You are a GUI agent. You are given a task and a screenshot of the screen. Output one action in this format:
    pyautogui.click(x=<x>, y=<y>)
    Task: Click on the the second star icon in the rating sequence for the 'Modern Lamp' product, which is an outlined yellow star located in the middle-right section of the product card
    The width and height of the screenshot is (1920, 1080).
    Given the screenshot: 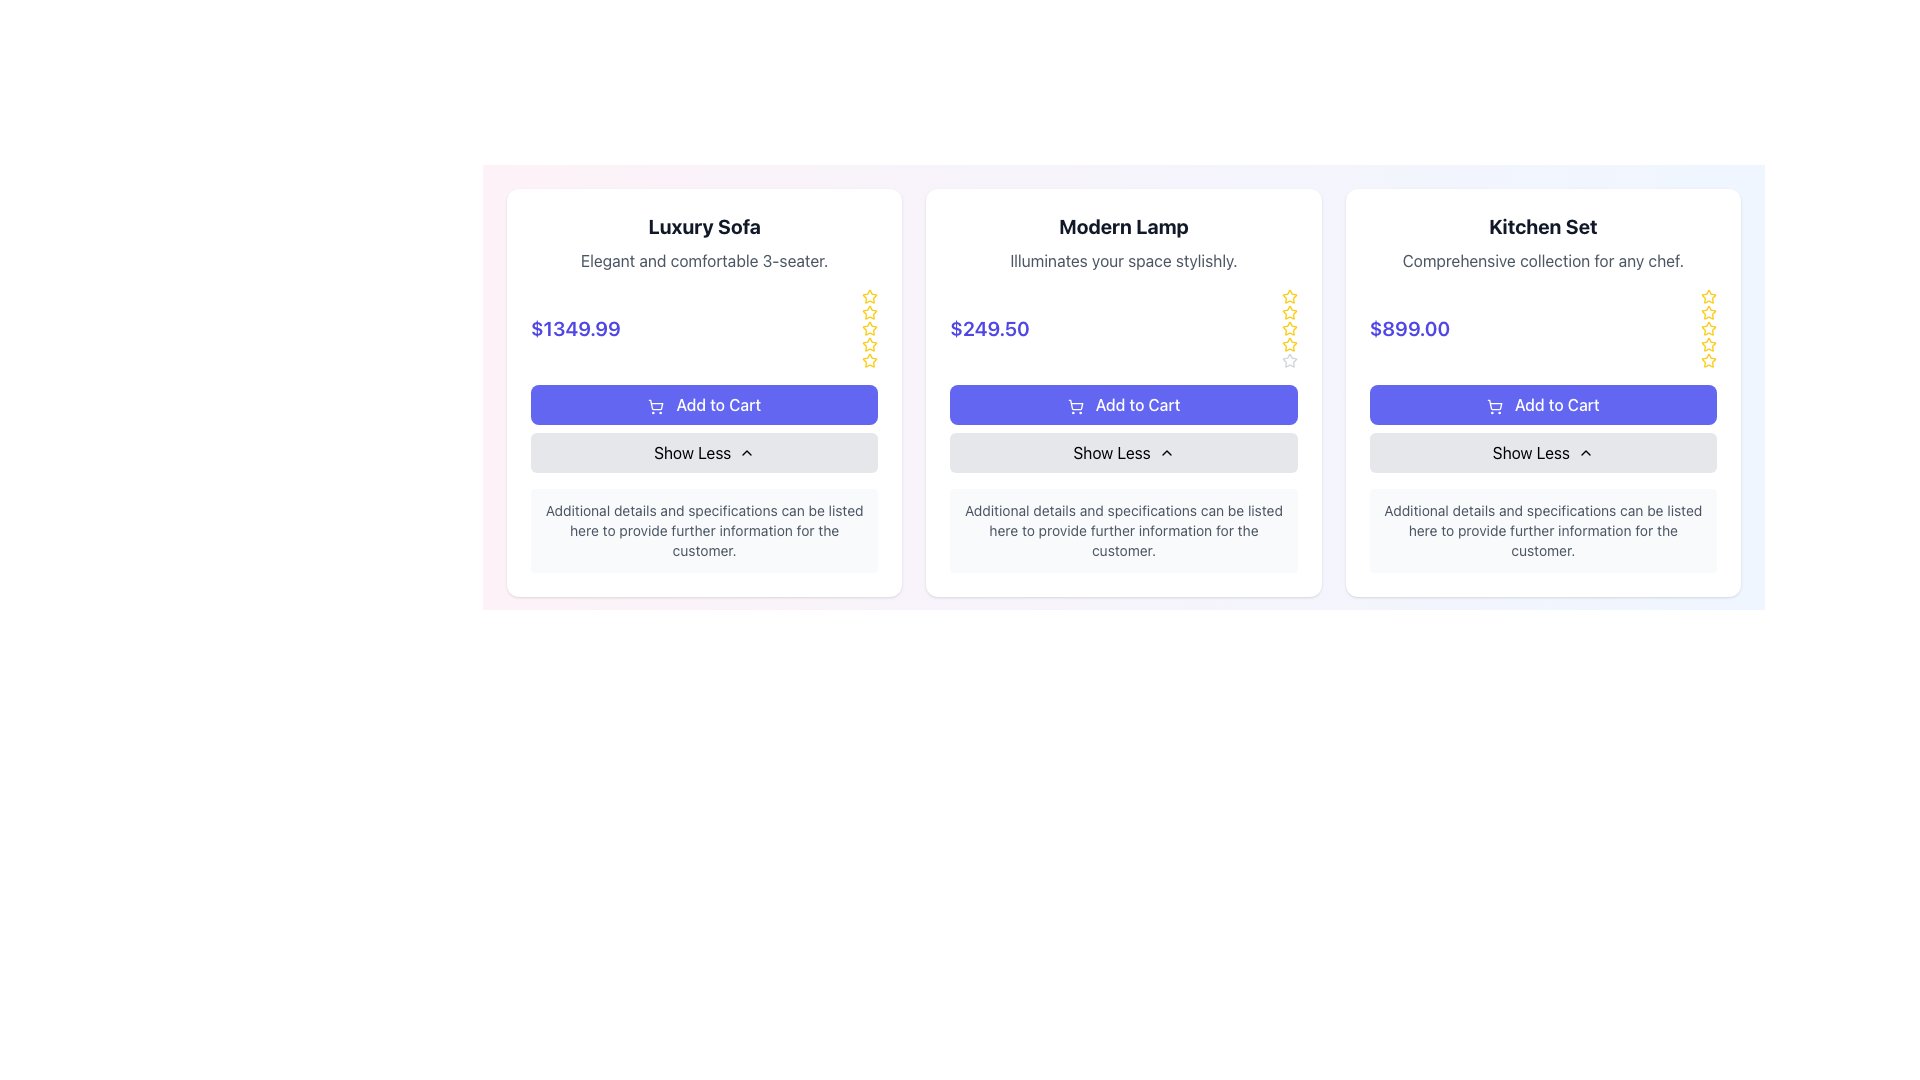 What is the action you would take?
    pyautogui.click(x=1289, y=343)
    